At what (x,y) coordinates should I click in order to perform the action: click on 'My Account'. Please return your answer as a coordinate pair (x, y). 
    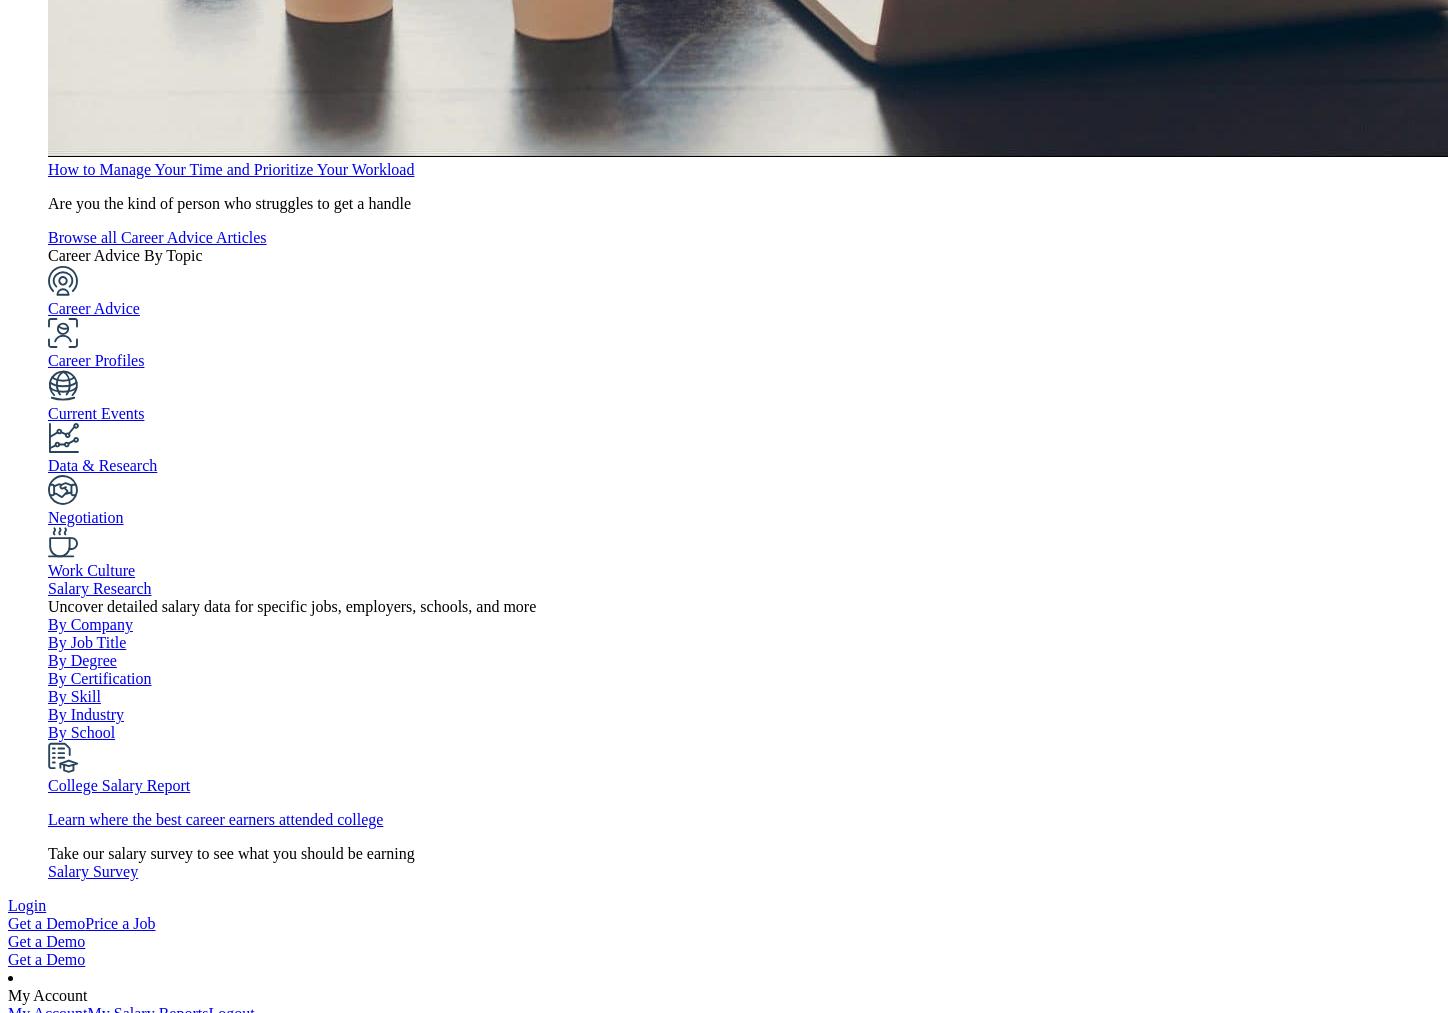
    Looking at the image, I should click on (47, 995).